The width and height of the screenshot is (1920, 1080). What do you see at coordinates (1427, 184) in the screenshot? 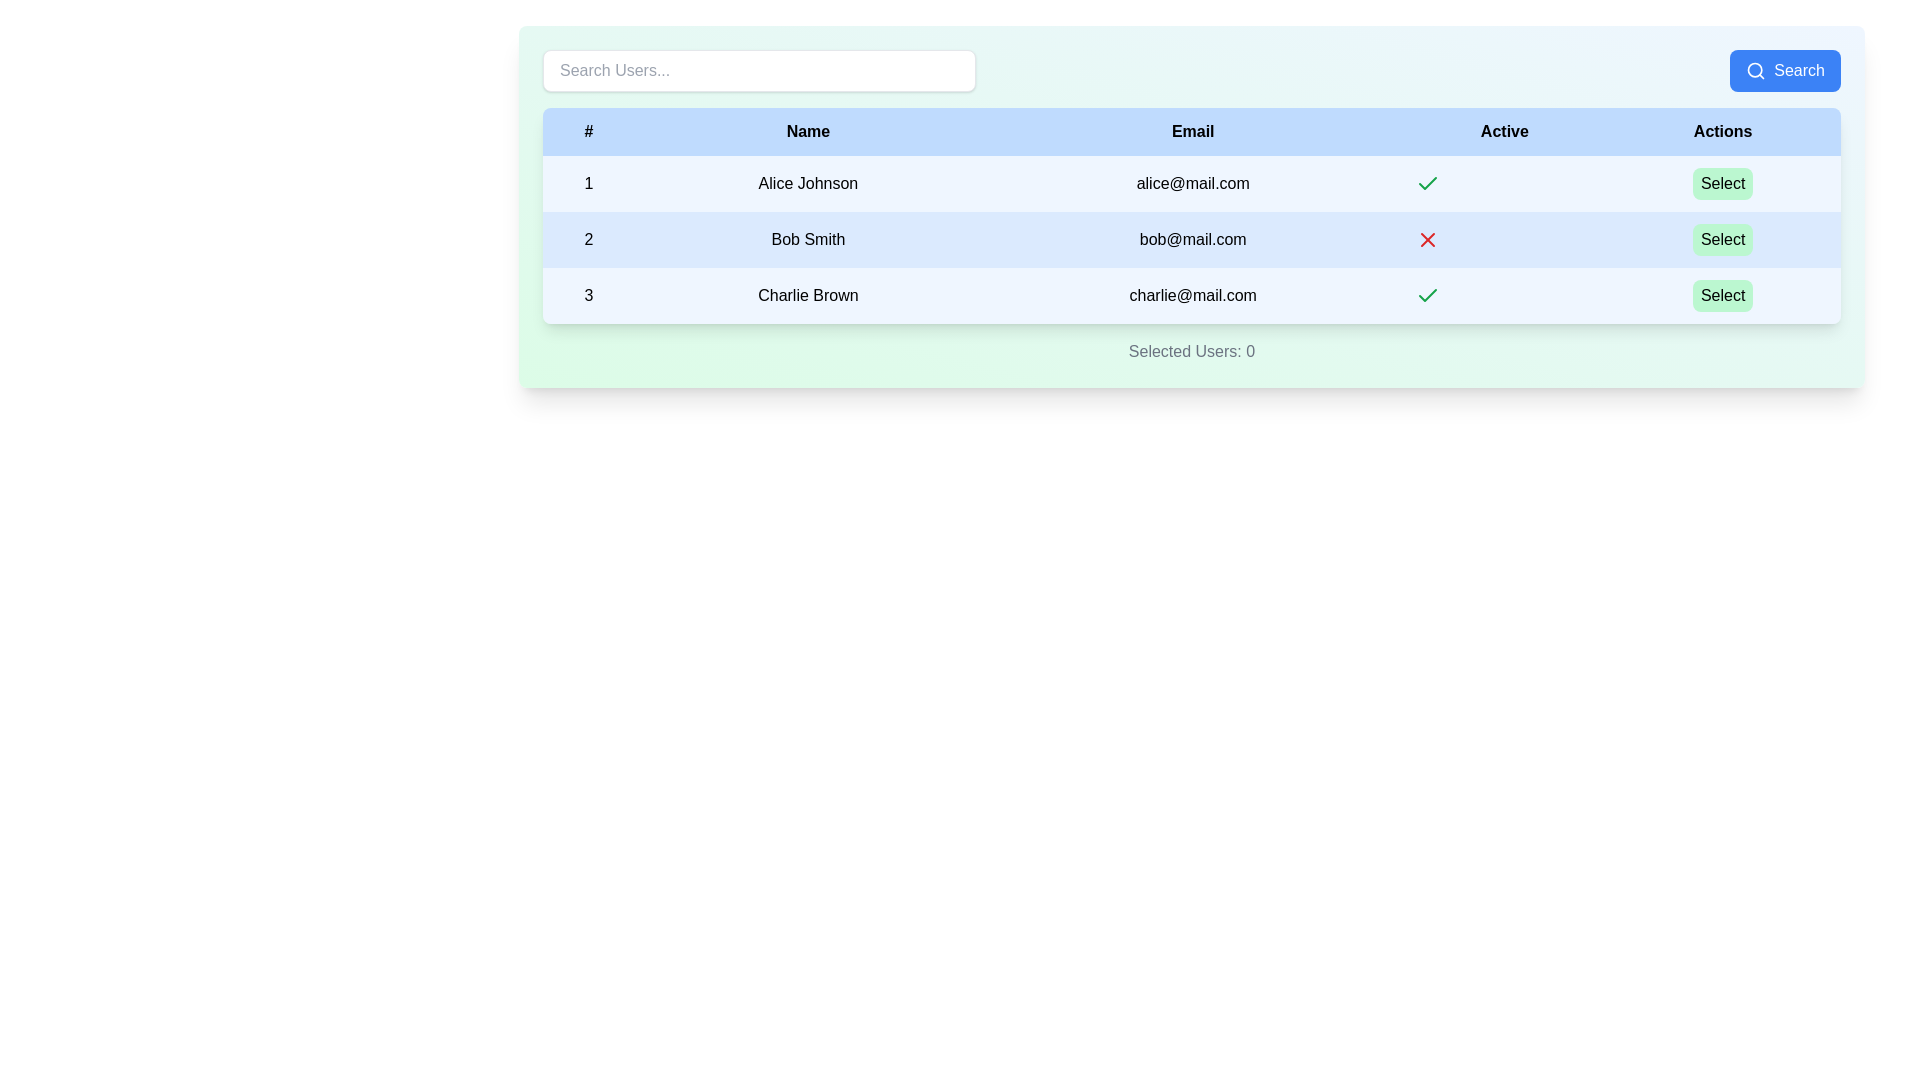
I see `the active status icon for user 'Alice Johnson', located in the 'Active' column of the first row of the table, which indicates that the user is marked as active` at bounding box center [1427, 184].